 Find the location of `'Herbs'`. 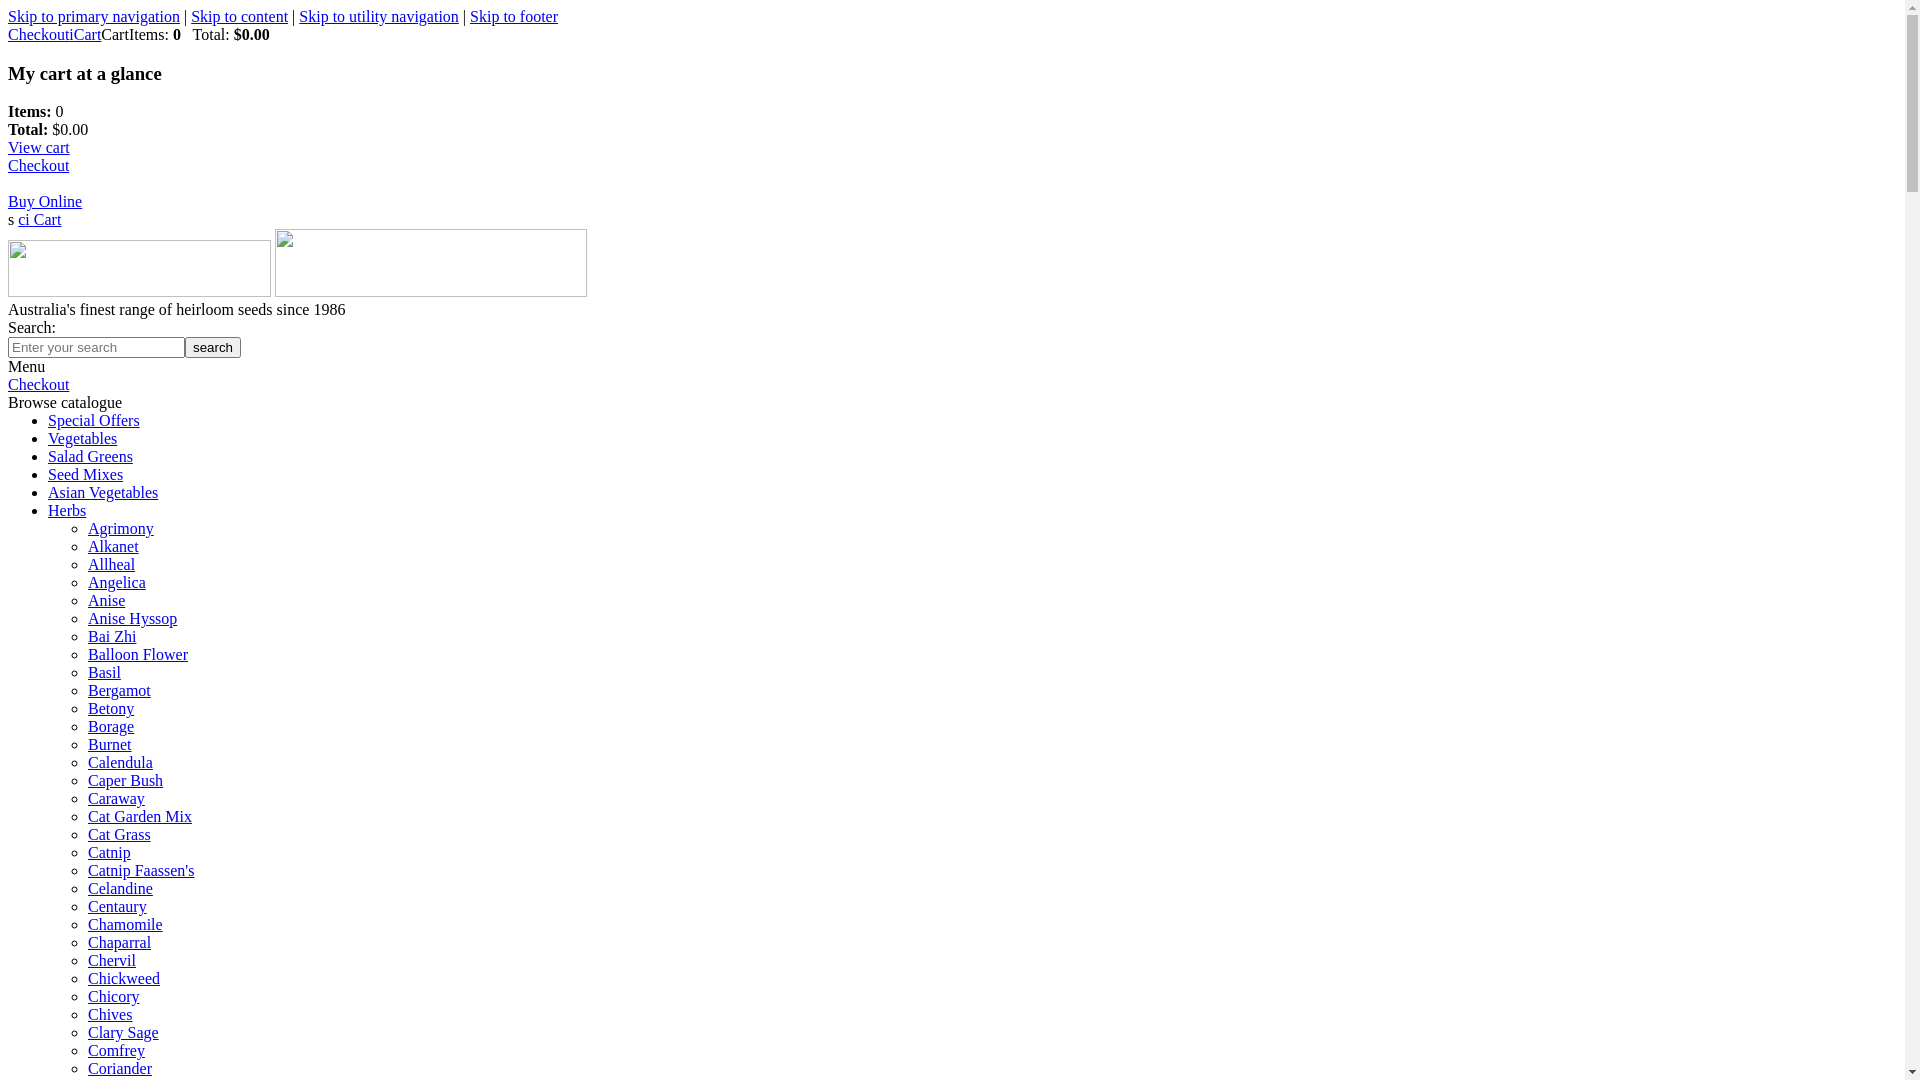

'Herbs' is located at coordinates (67, 509).